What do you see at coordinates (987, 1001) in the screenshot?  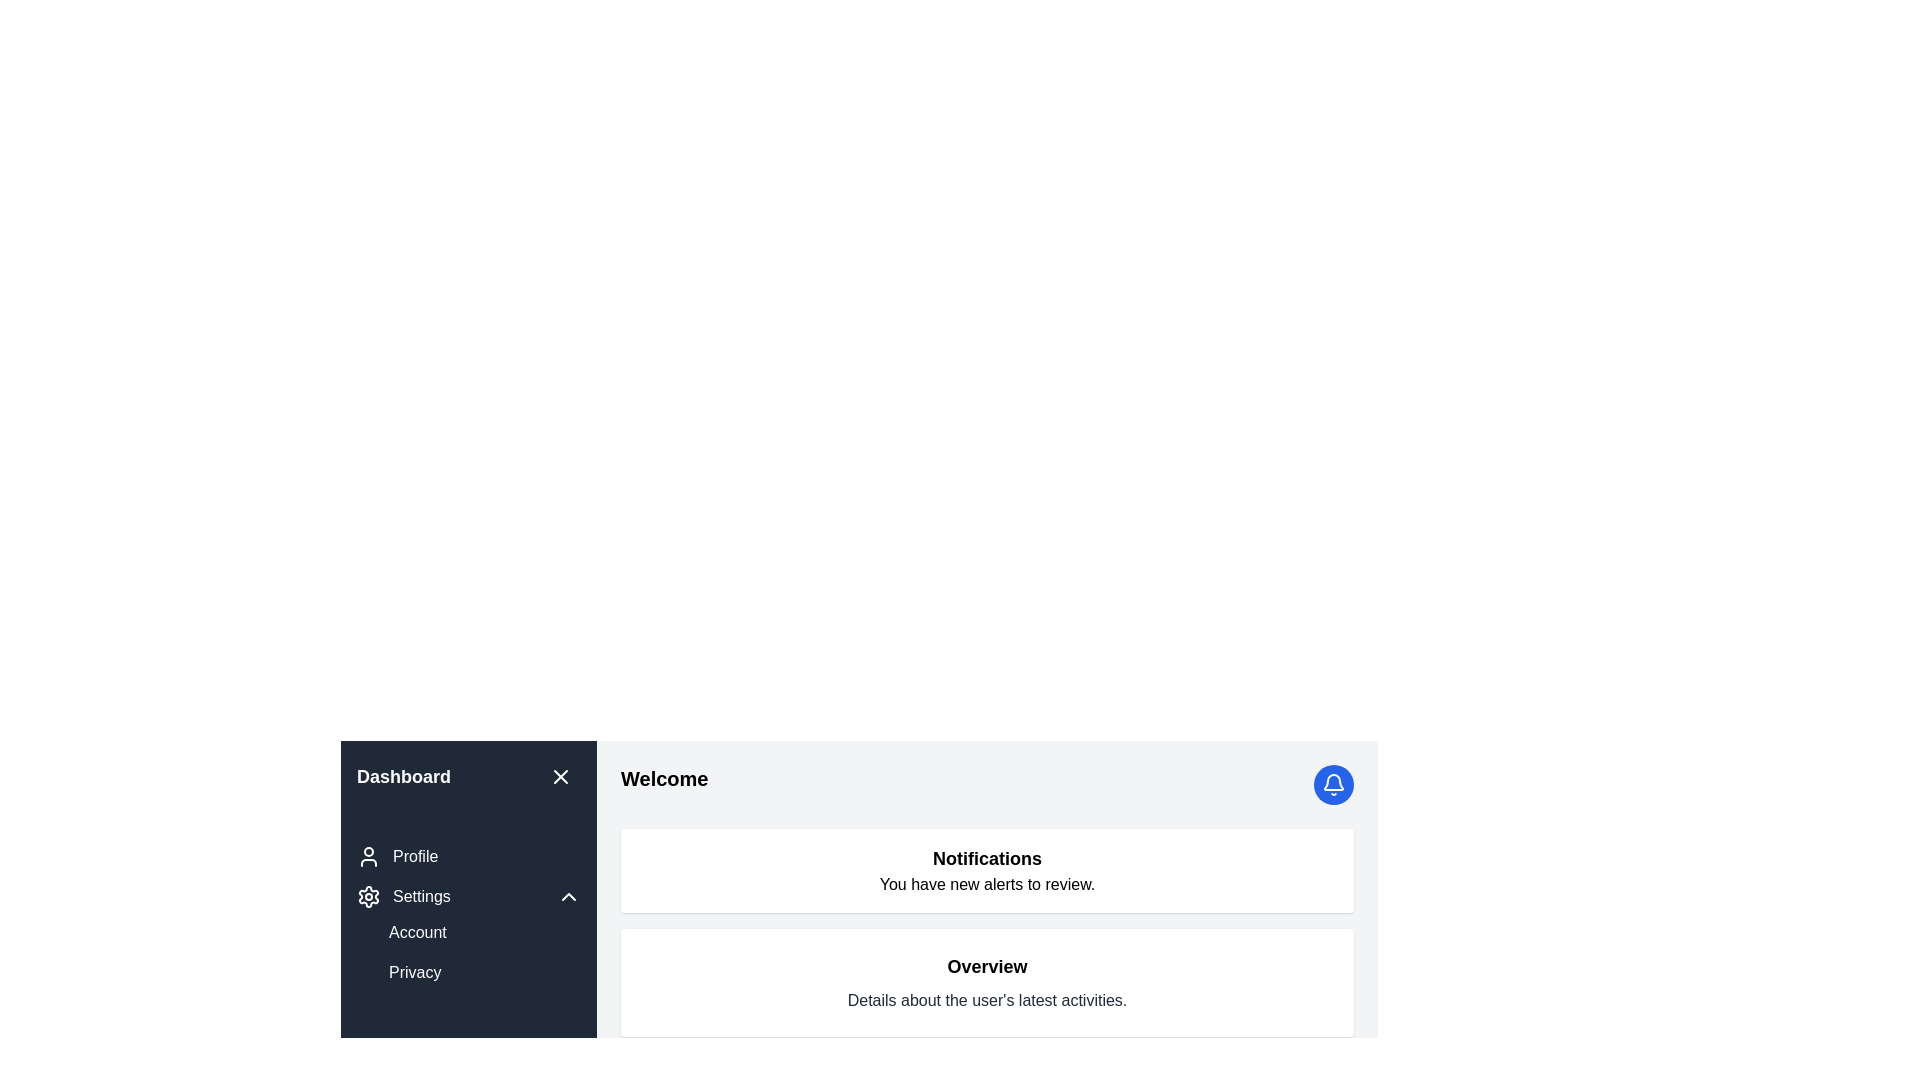 I see `the text block displaying 'Details about the user's latest activities.' located below the title 'Overview'` at bounding box center [987, 1001].